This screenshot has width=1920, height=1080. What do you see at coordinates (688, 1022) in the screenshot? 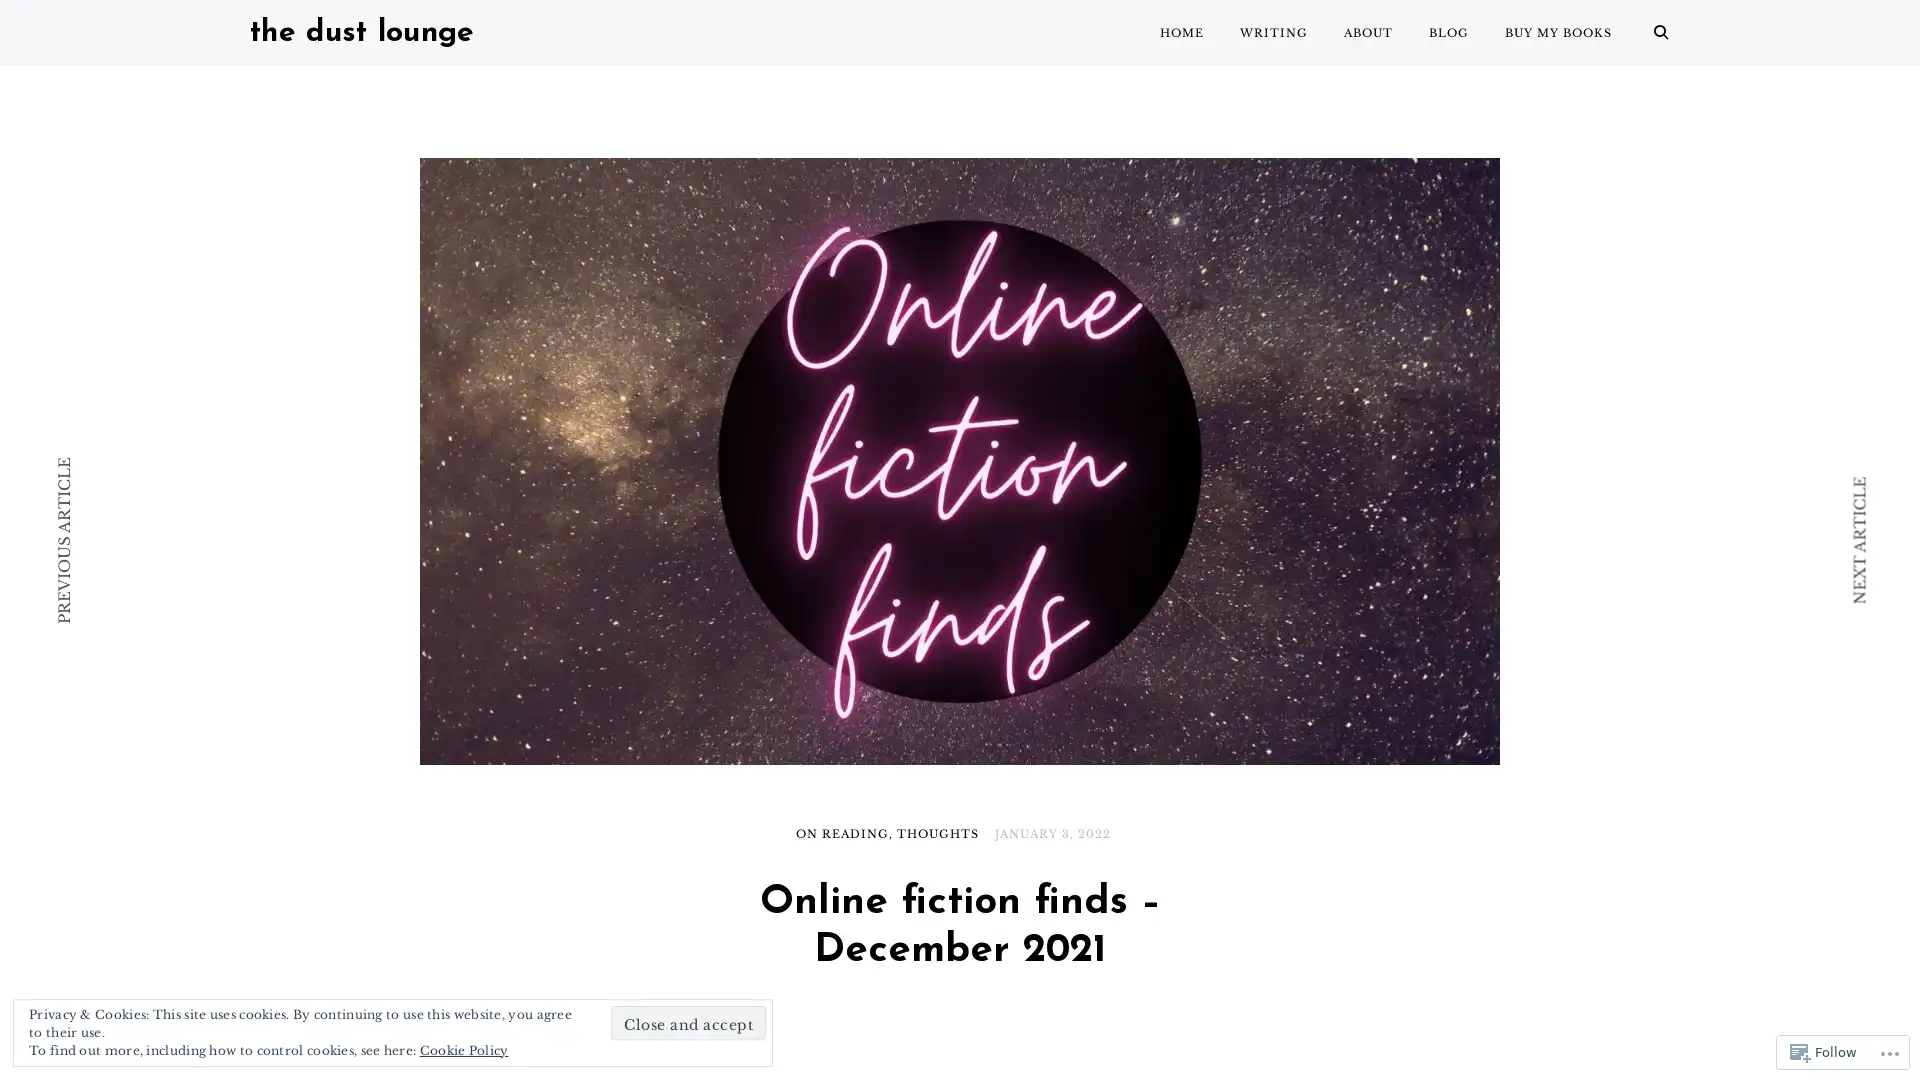
I see `Close and accept` at bounding box center [688, 1022].